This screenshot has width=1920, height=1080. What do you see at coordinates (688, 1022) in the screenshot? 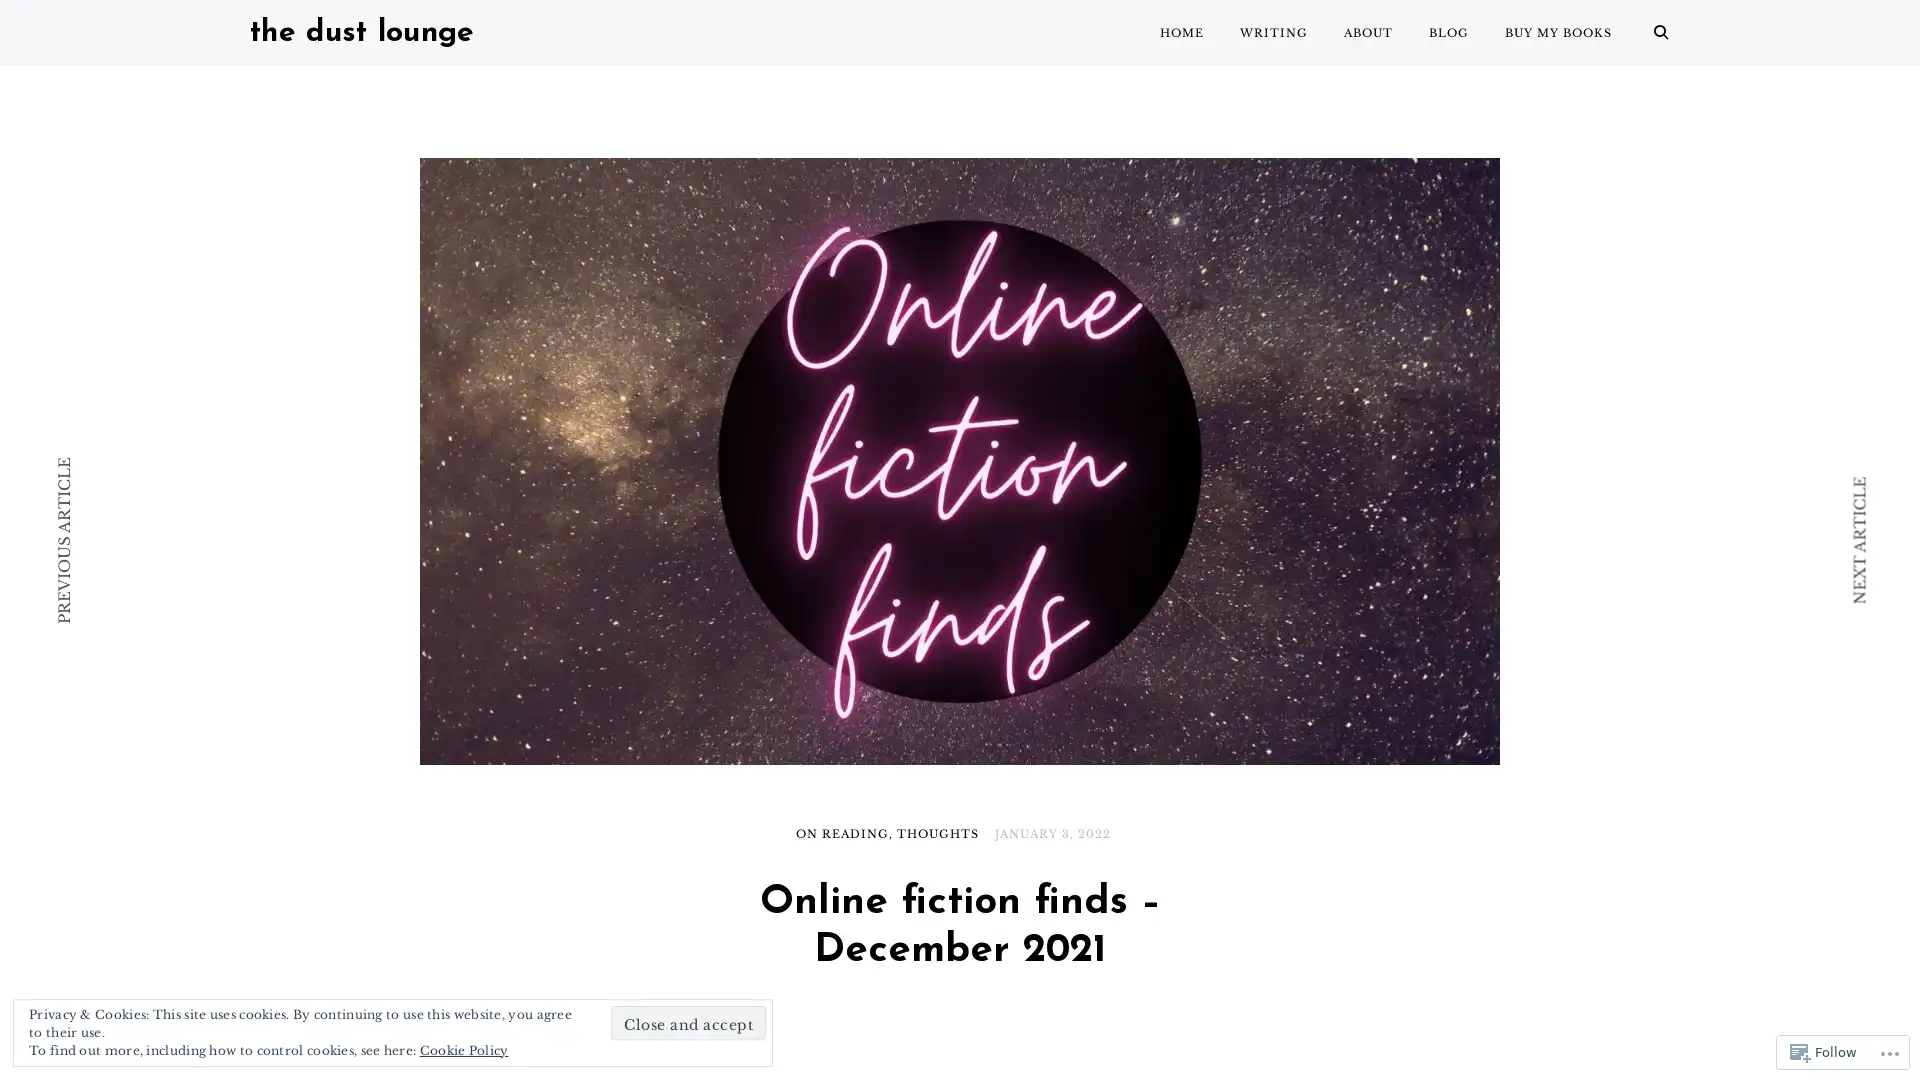
I see `Close and accept` at bounding box center [688, 1022].